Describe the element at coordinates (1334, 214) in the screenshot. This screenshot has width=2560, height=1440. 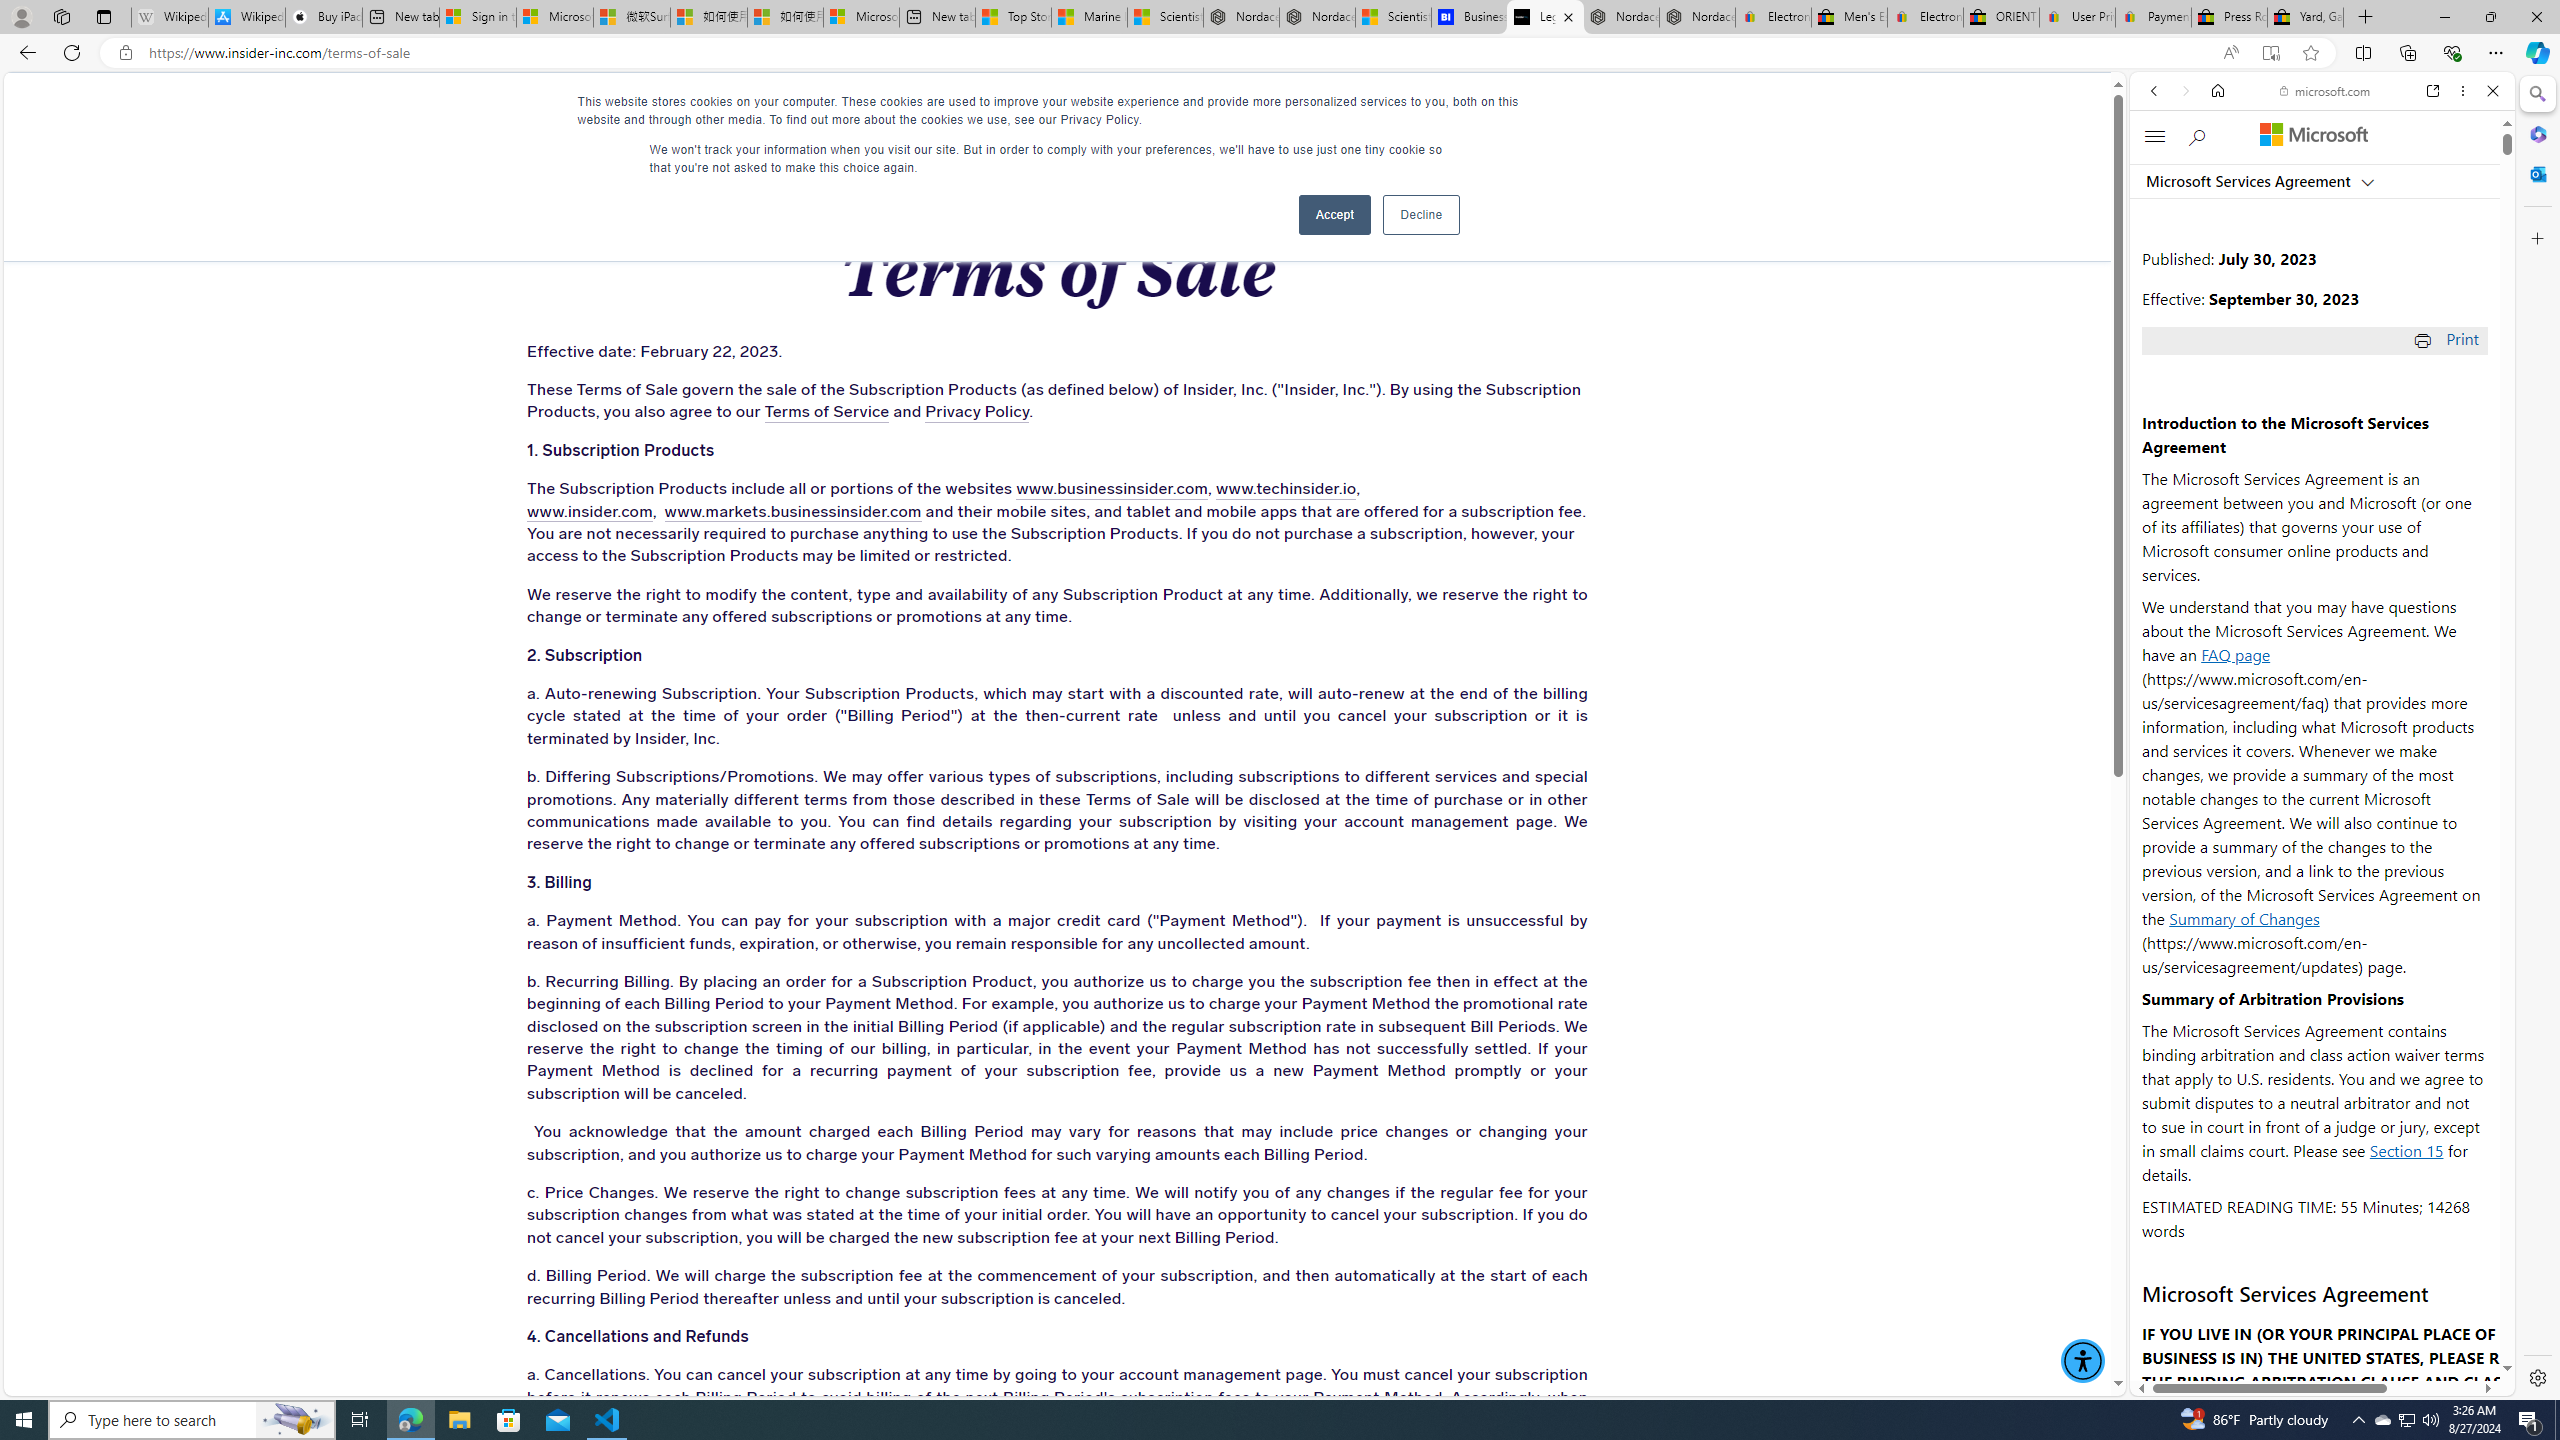
I see `'Accept'` at that location.